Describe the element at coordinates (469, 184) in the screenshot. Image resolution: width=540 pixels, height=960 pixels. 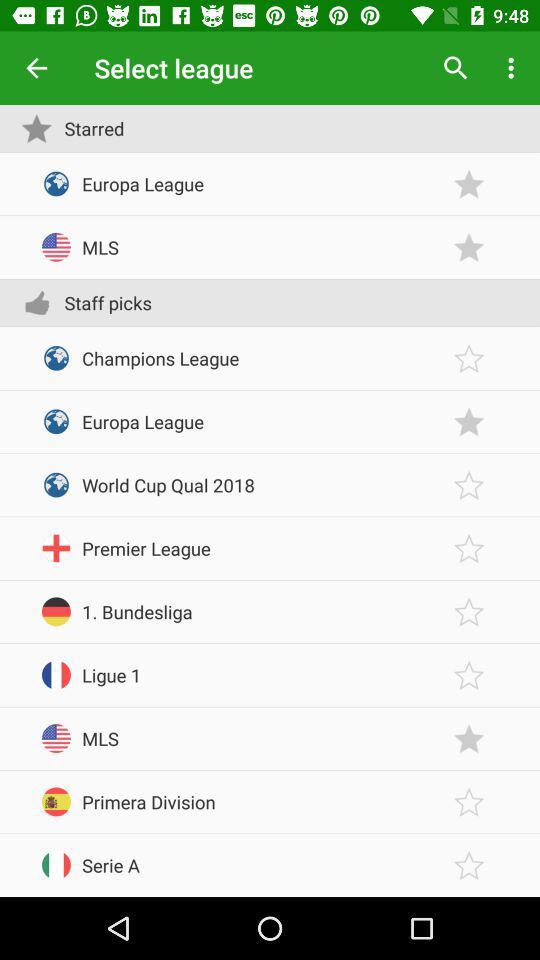
I see `league` at that location.